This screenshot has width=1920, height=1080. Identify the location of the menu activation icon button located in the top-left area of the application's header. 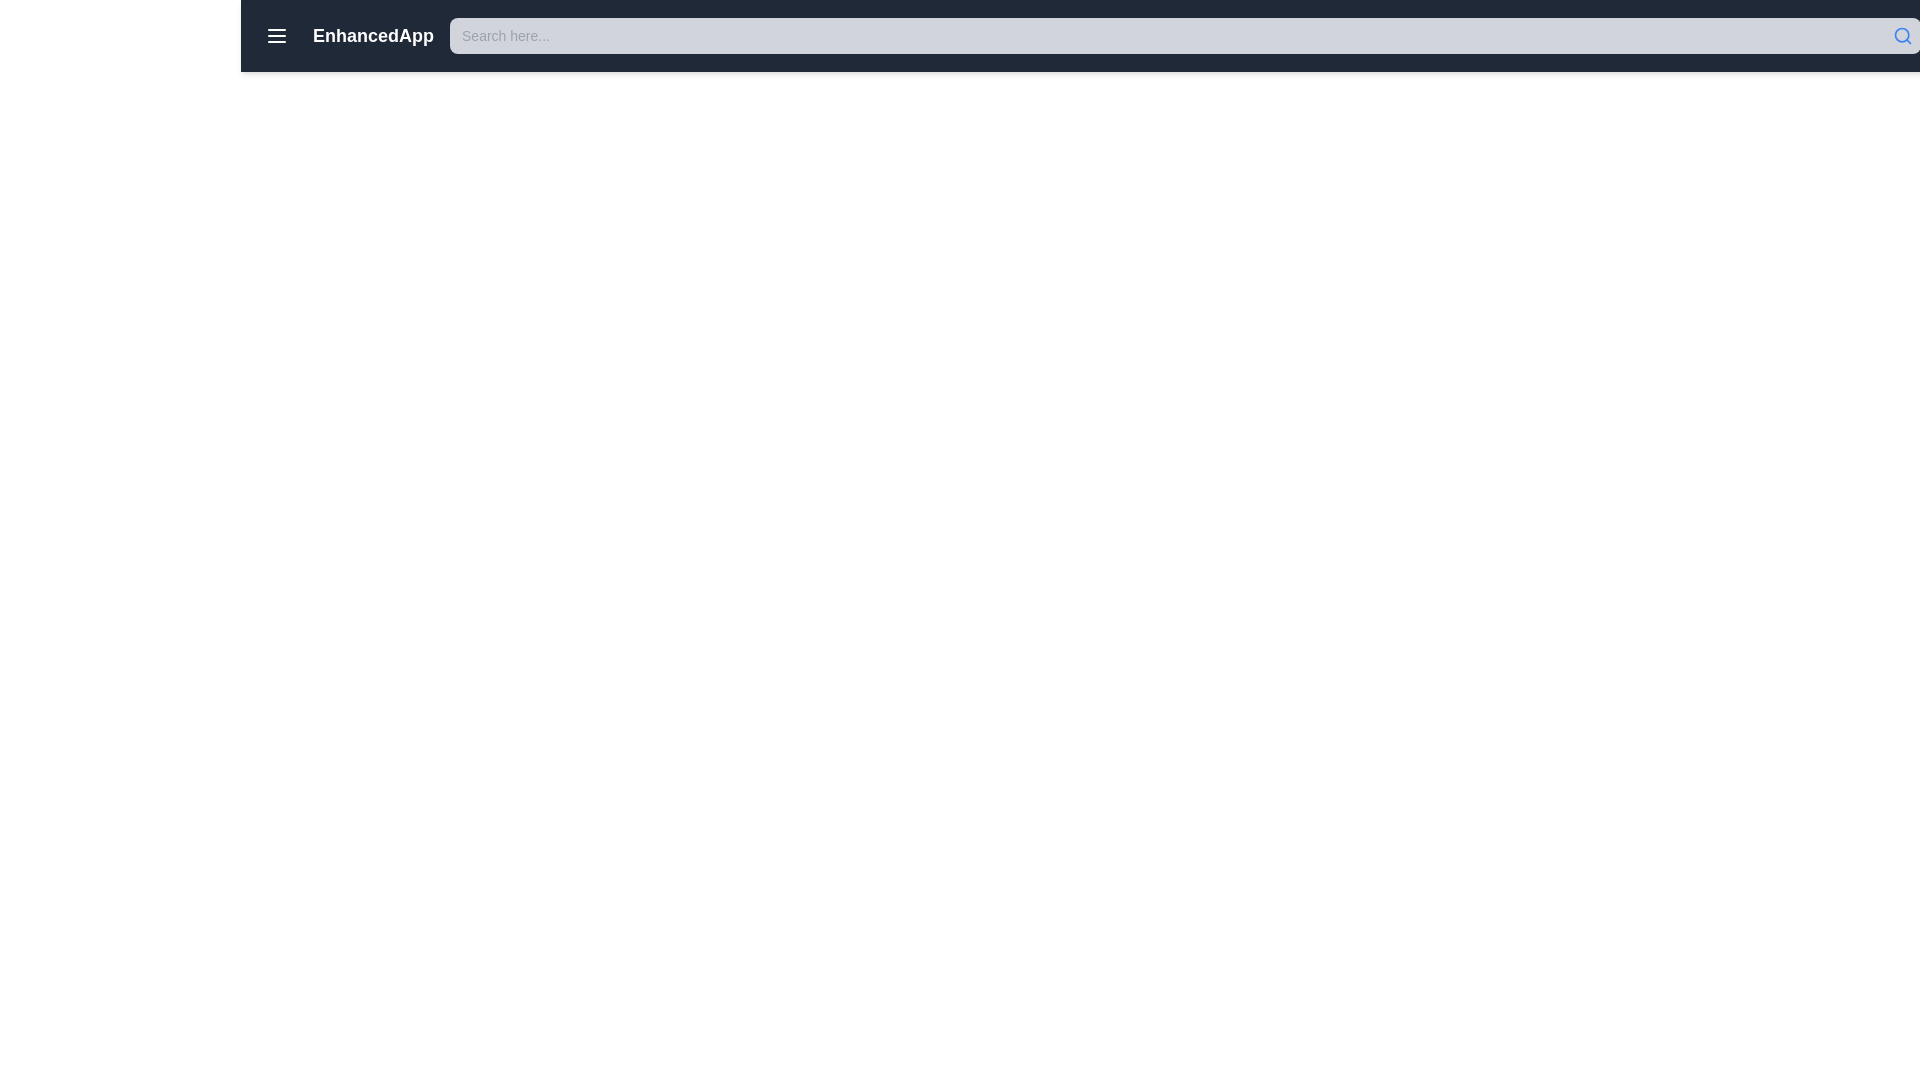
(276, 35).